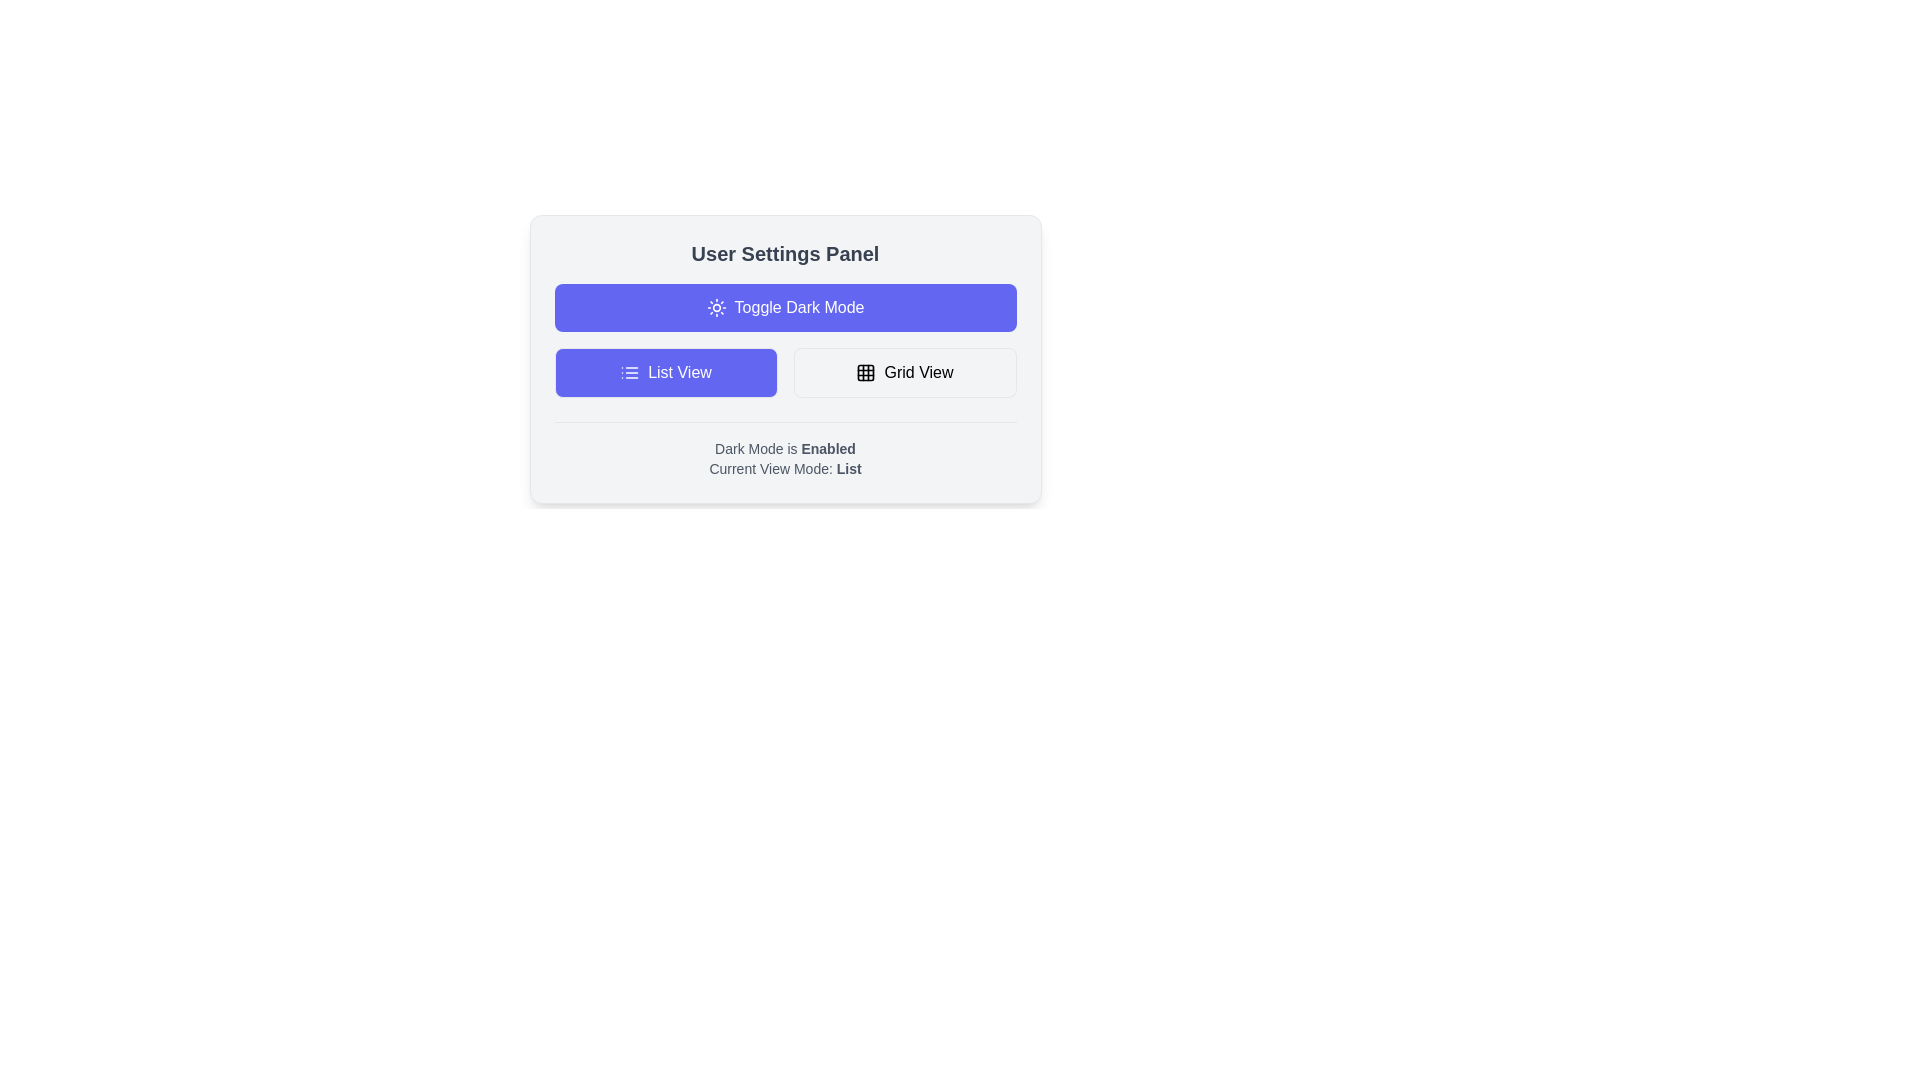 The width and height of the screenshot is (1920, 1080). I want to click on the sun-shaped icon located at the left end of the 'Toggle Dark Mode' button in the 'User Settings Panel', so click(716, 308).